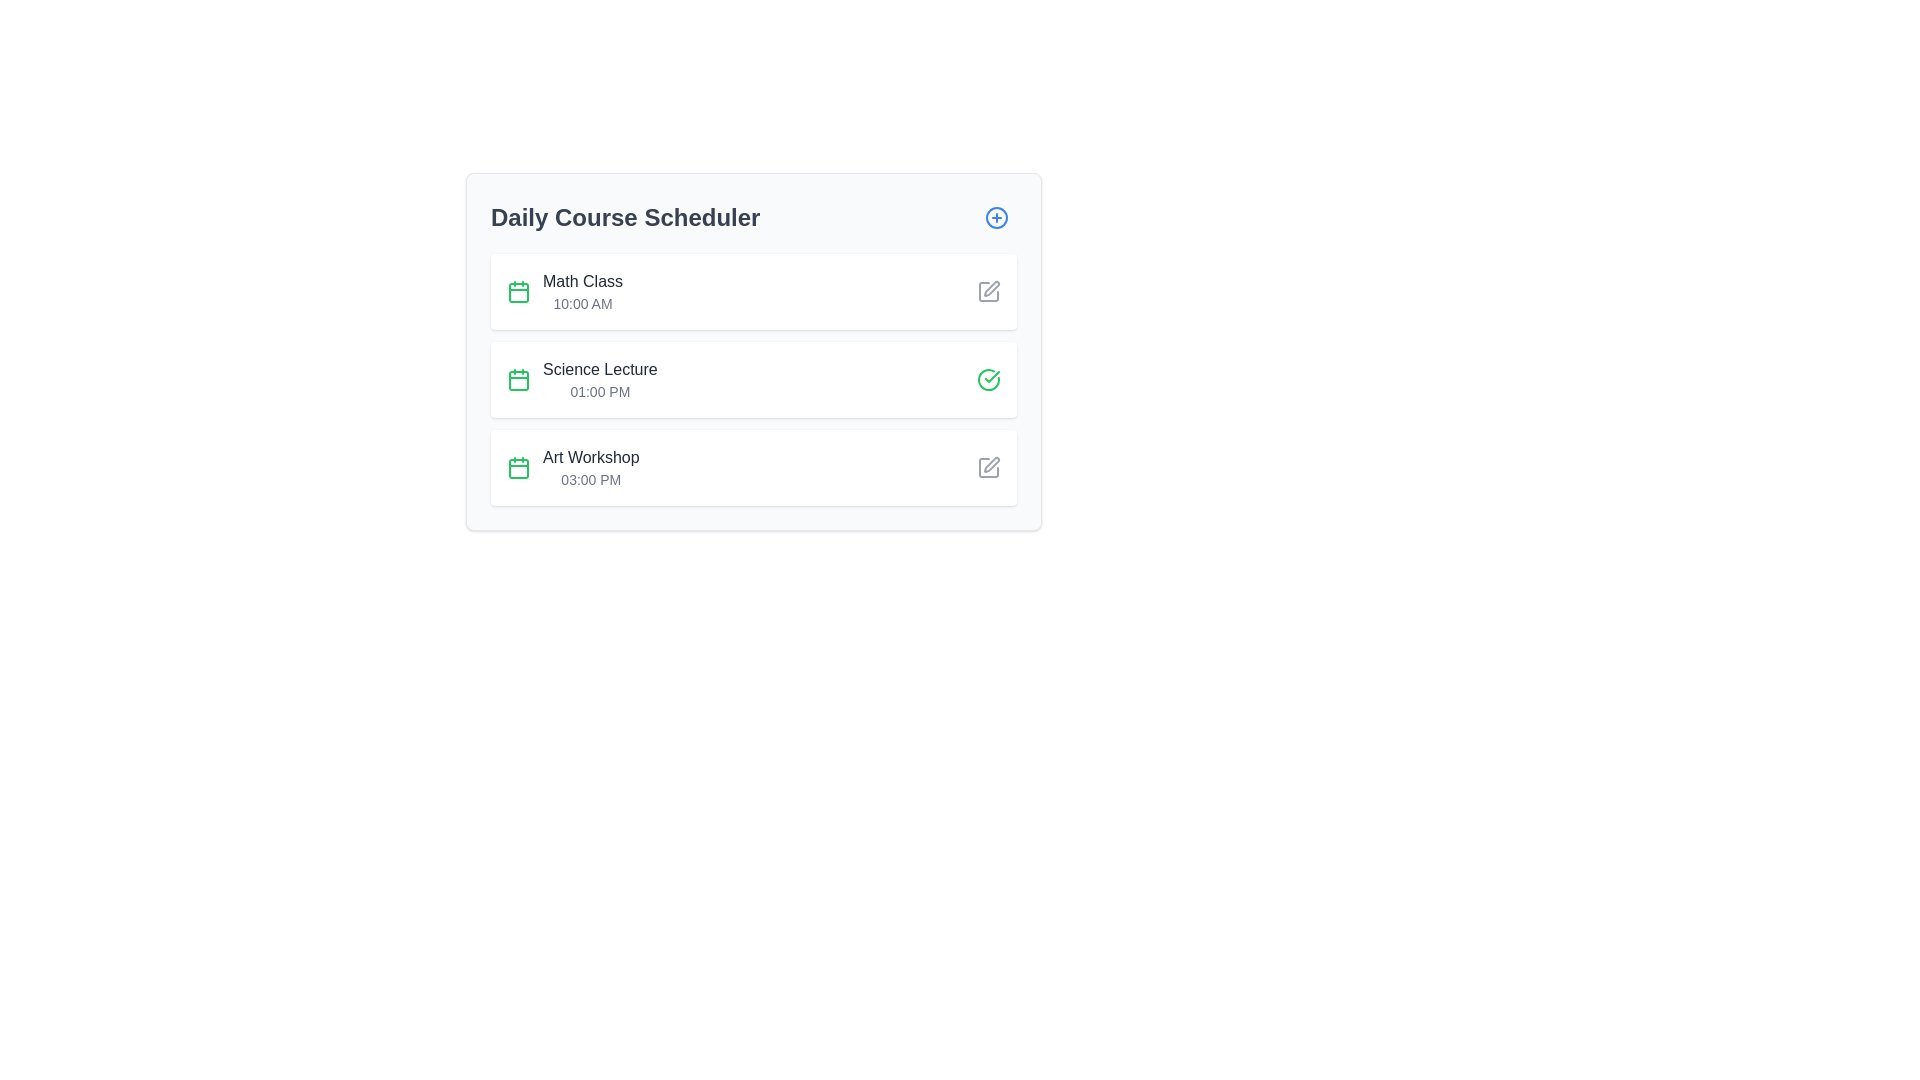 This screenshot has height=1080, width=1920. What do you see at coordinates (518, 380) in the screenshot?
I see `the green calendar icon located at the leftmost part of the row for the event titled 'Science Lecture' at '01:00 PM'` at bounding box center [518, 380].